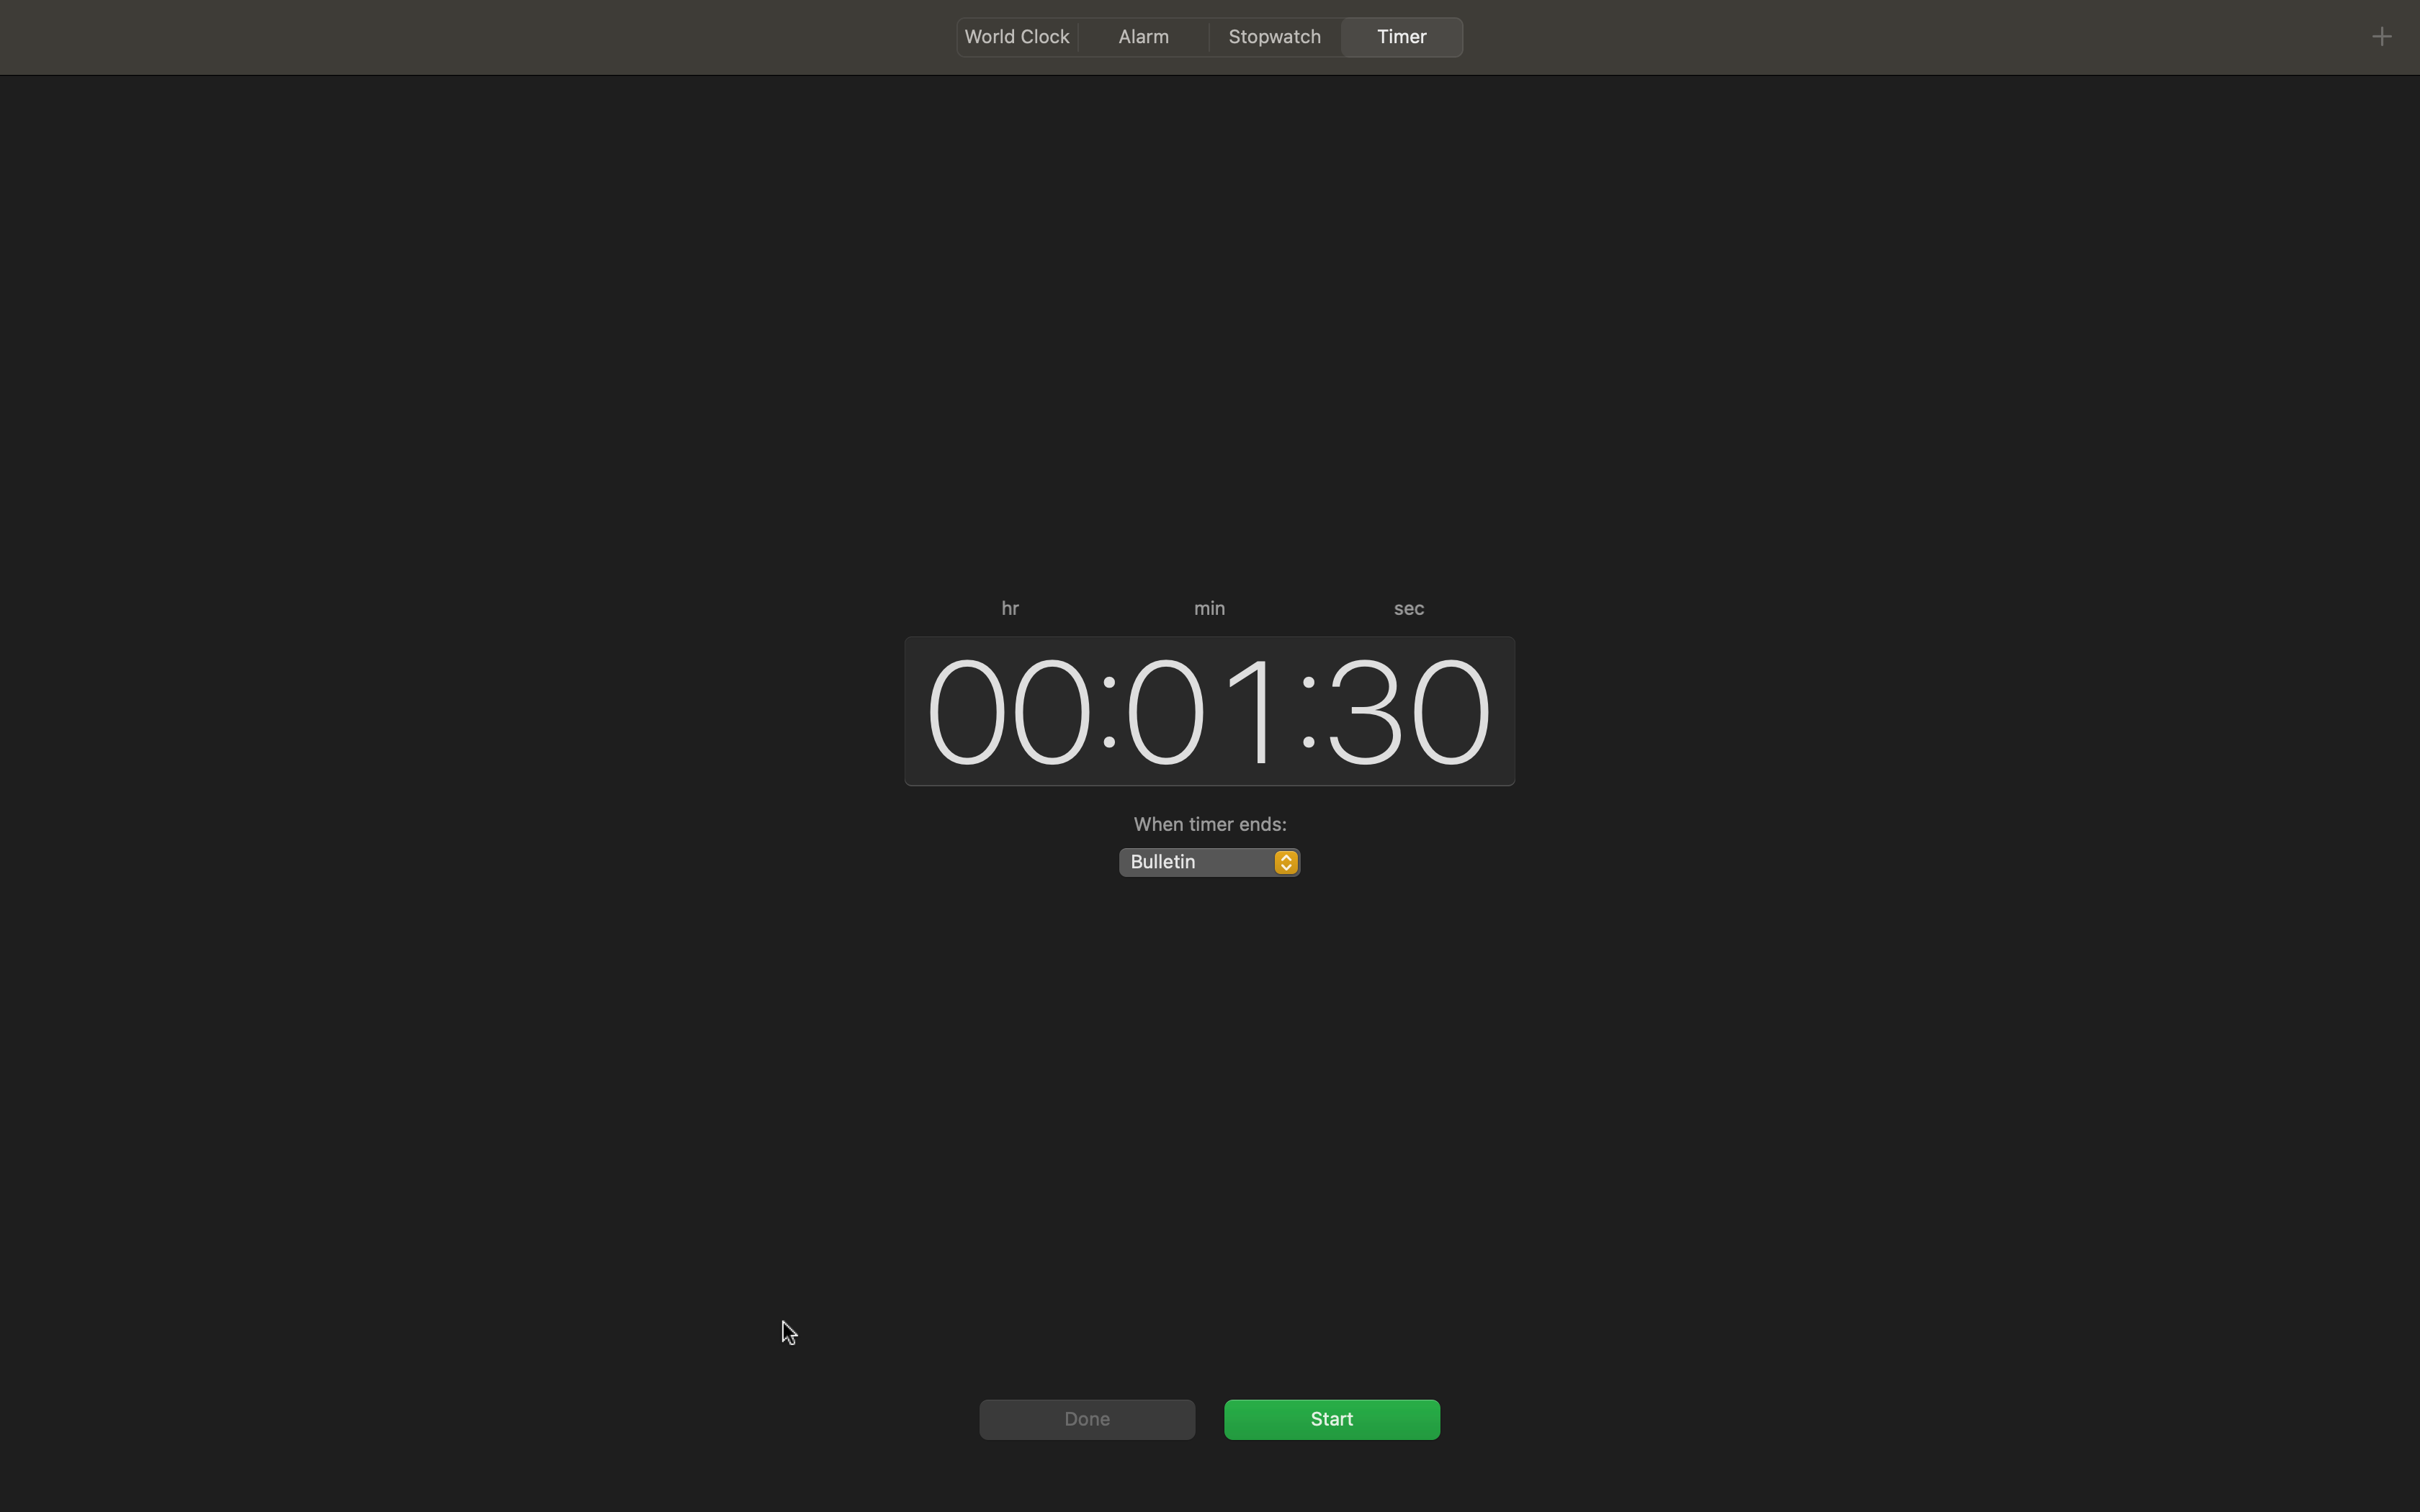  Describe the element at coordinates (1331, 1417) in the screenshot. I see `Start Timer by pressing the green button` at that location.